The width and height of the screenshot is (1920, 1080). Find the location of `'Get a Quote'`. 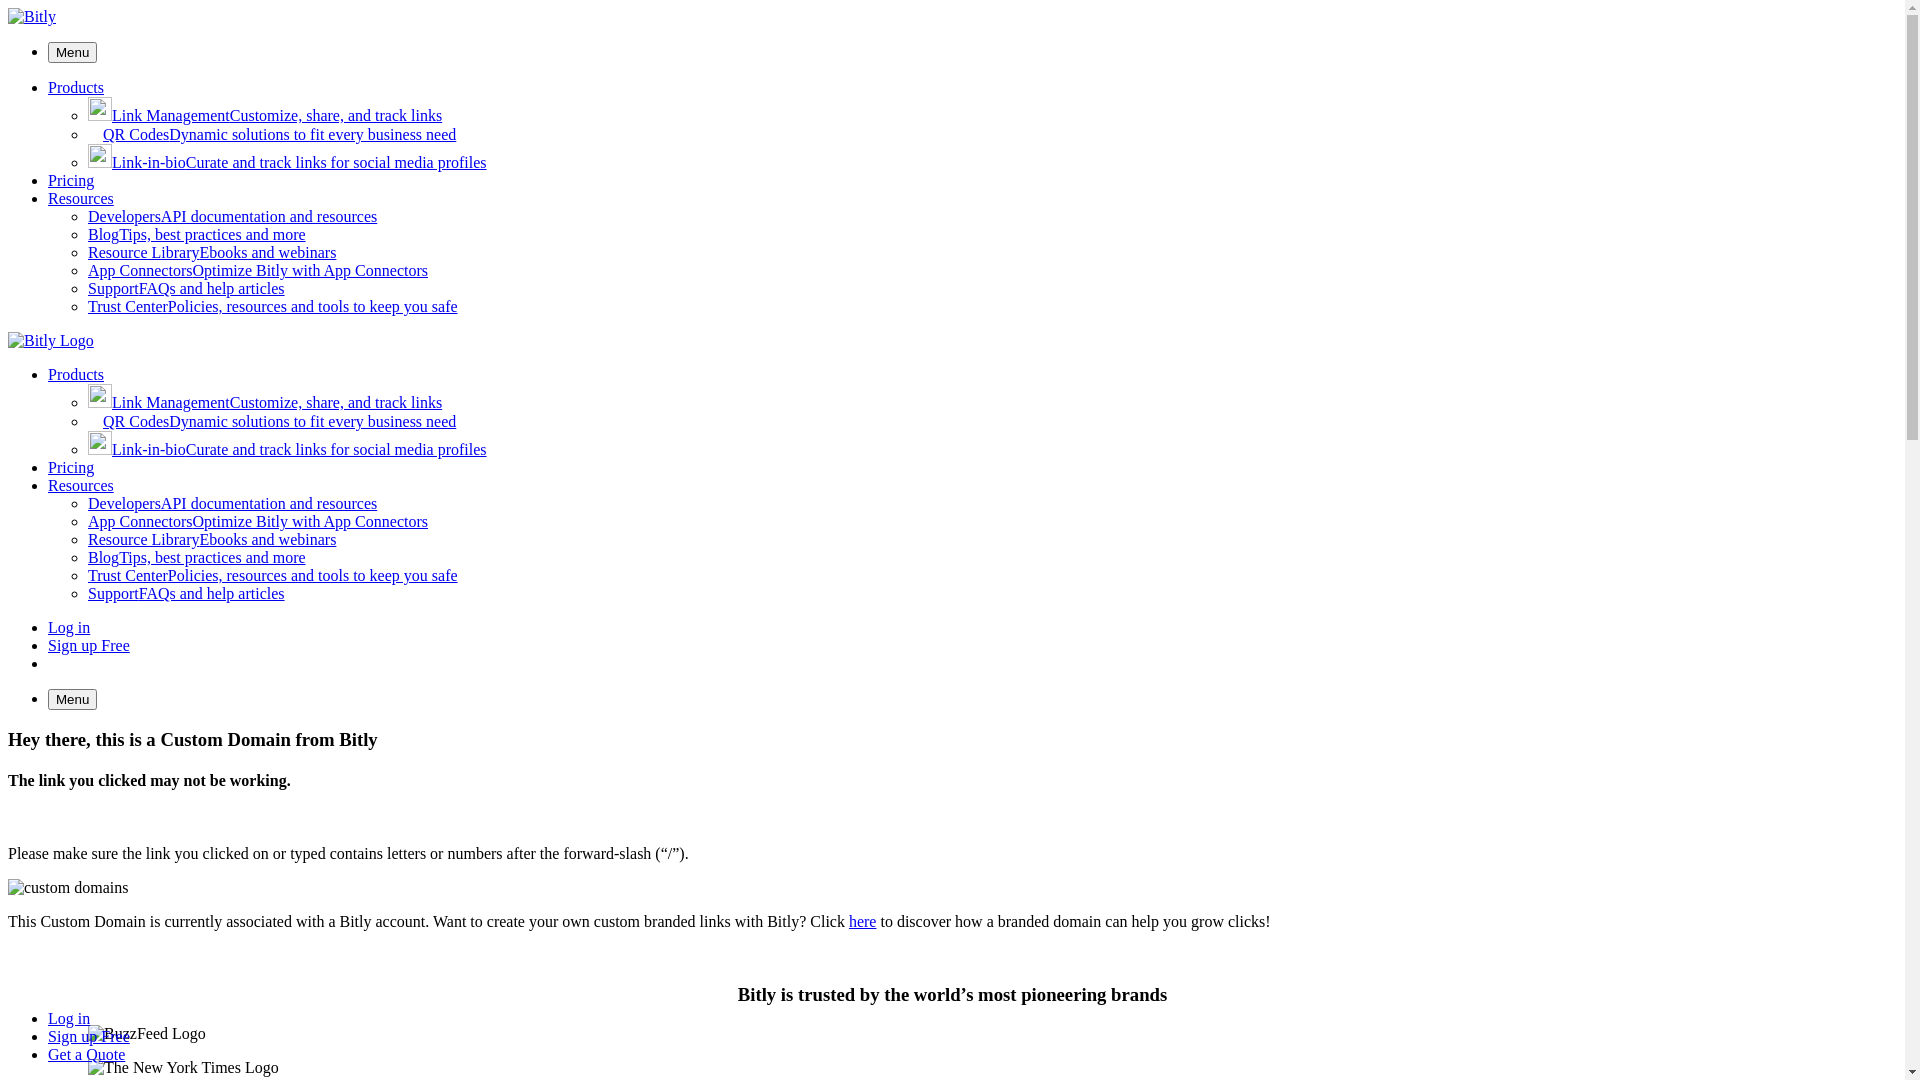

'Get a Quote' is located at coordinates (85, 1053).